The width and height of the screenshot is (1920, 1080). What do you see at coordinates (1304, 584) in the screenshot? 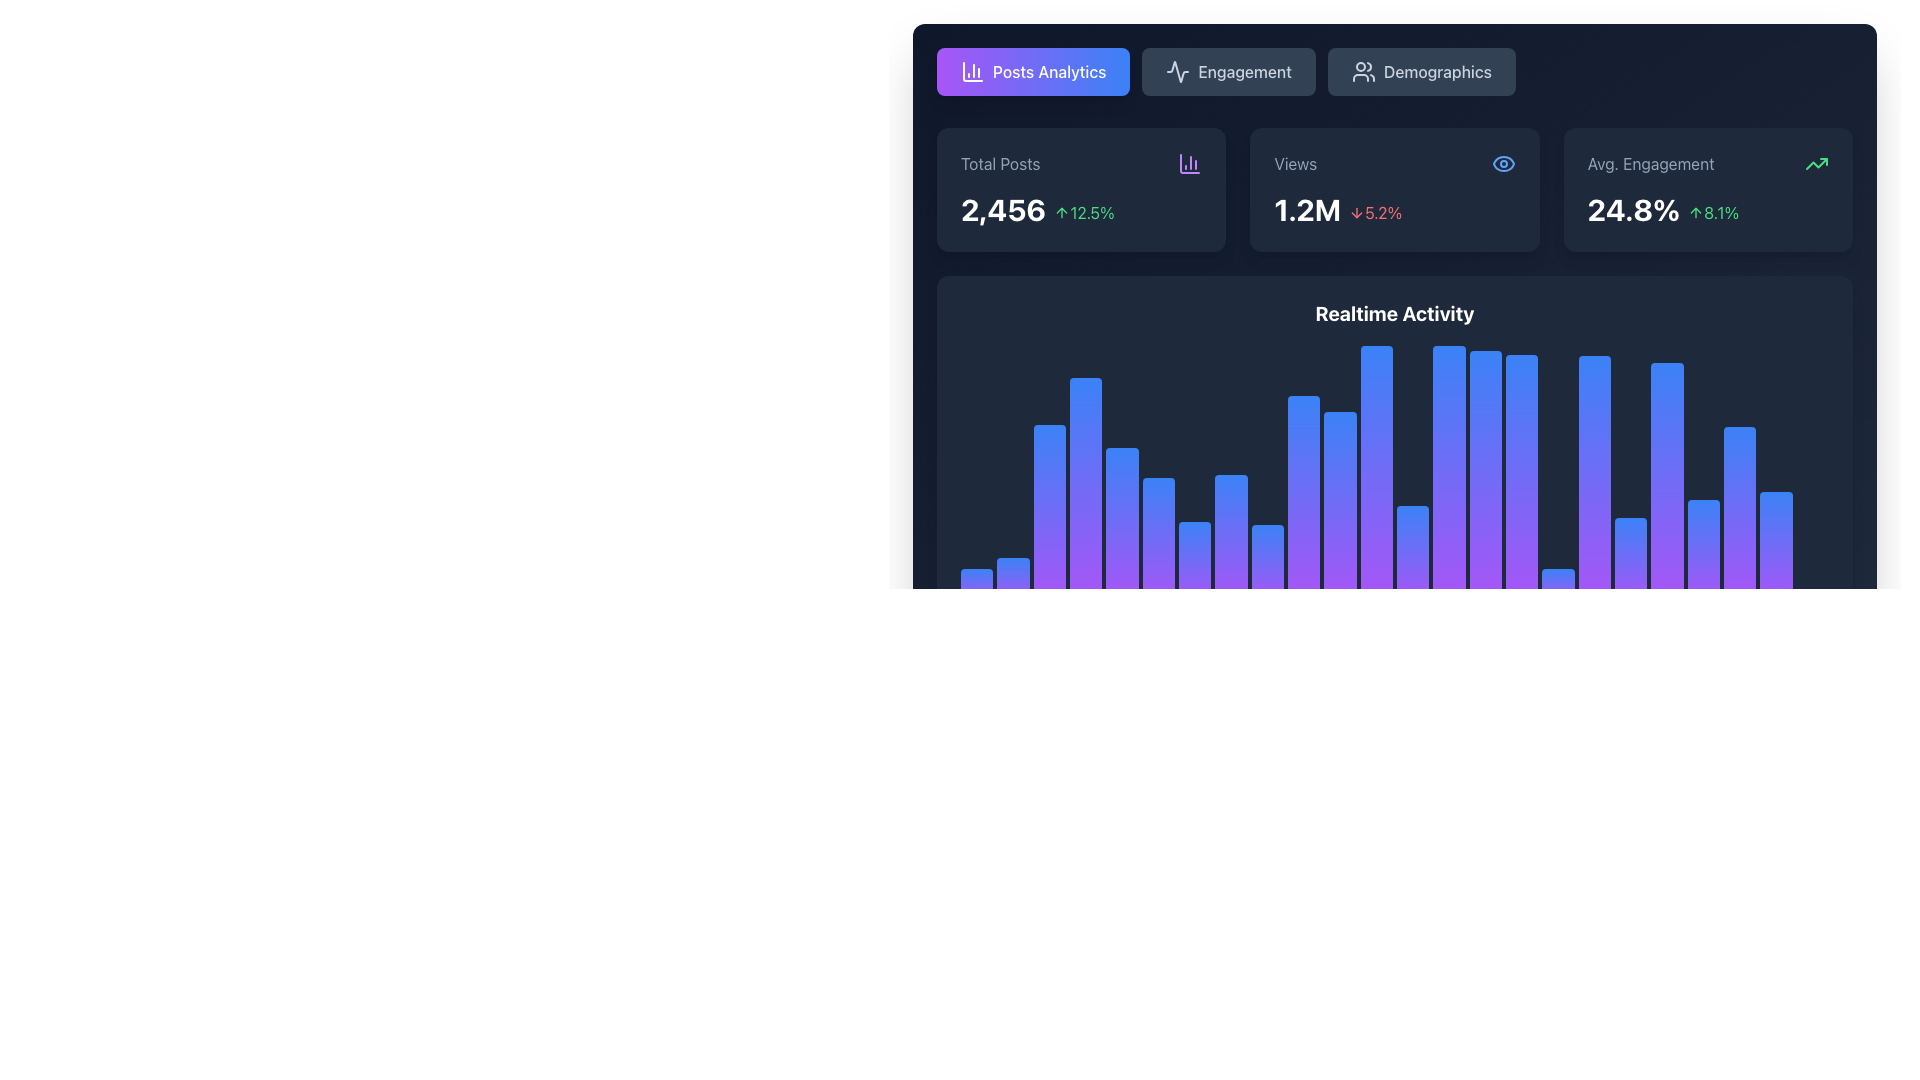
I see `the 10th bar in the 'Realtime Activity' bar chart` at bounding box center [1304, 584].